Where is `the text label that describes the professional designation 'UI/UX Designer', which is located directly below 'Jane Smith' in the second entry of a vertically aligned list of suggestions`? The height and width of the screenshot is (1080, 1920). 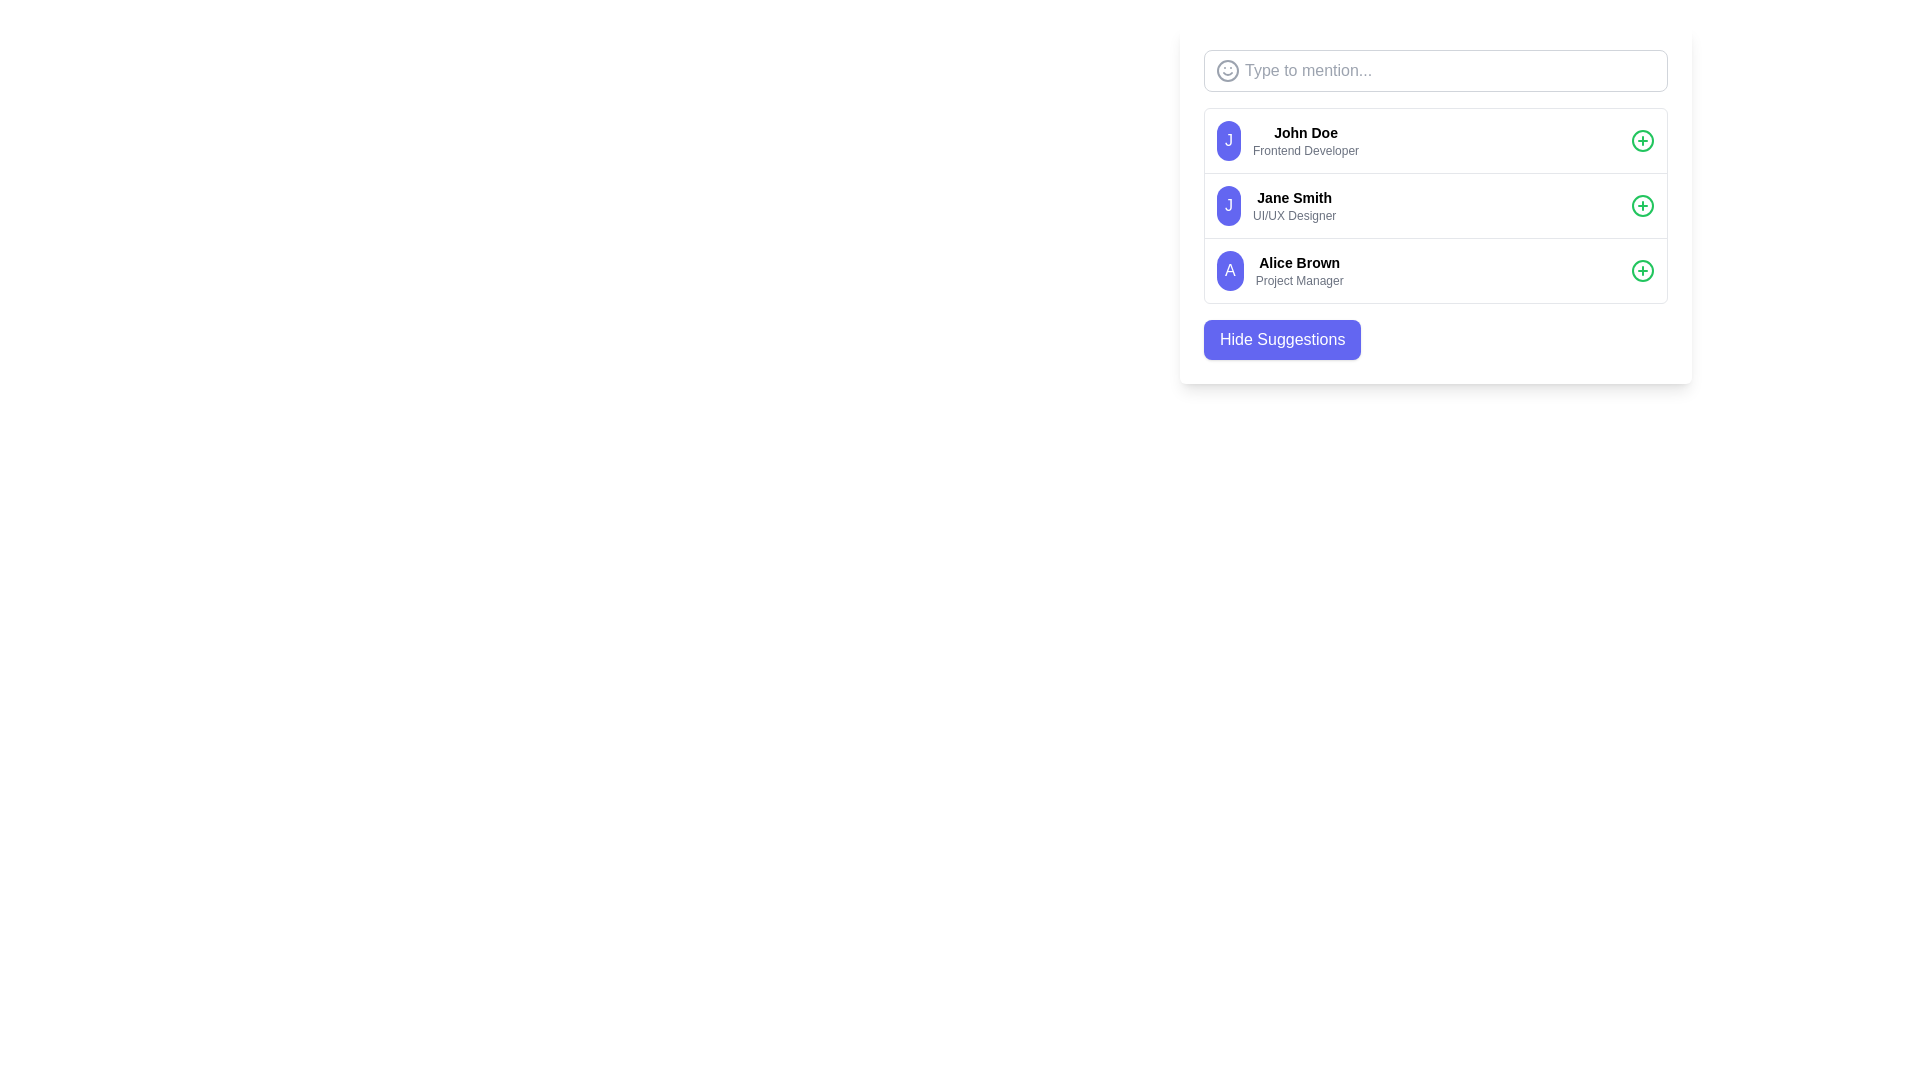 the text label that describes the professional designation 'UI/UX Designer', which is located directly below 'Jane Smith' in the second entry of a vertically aligned list of suggestions is located at coordinates (1294, 216).